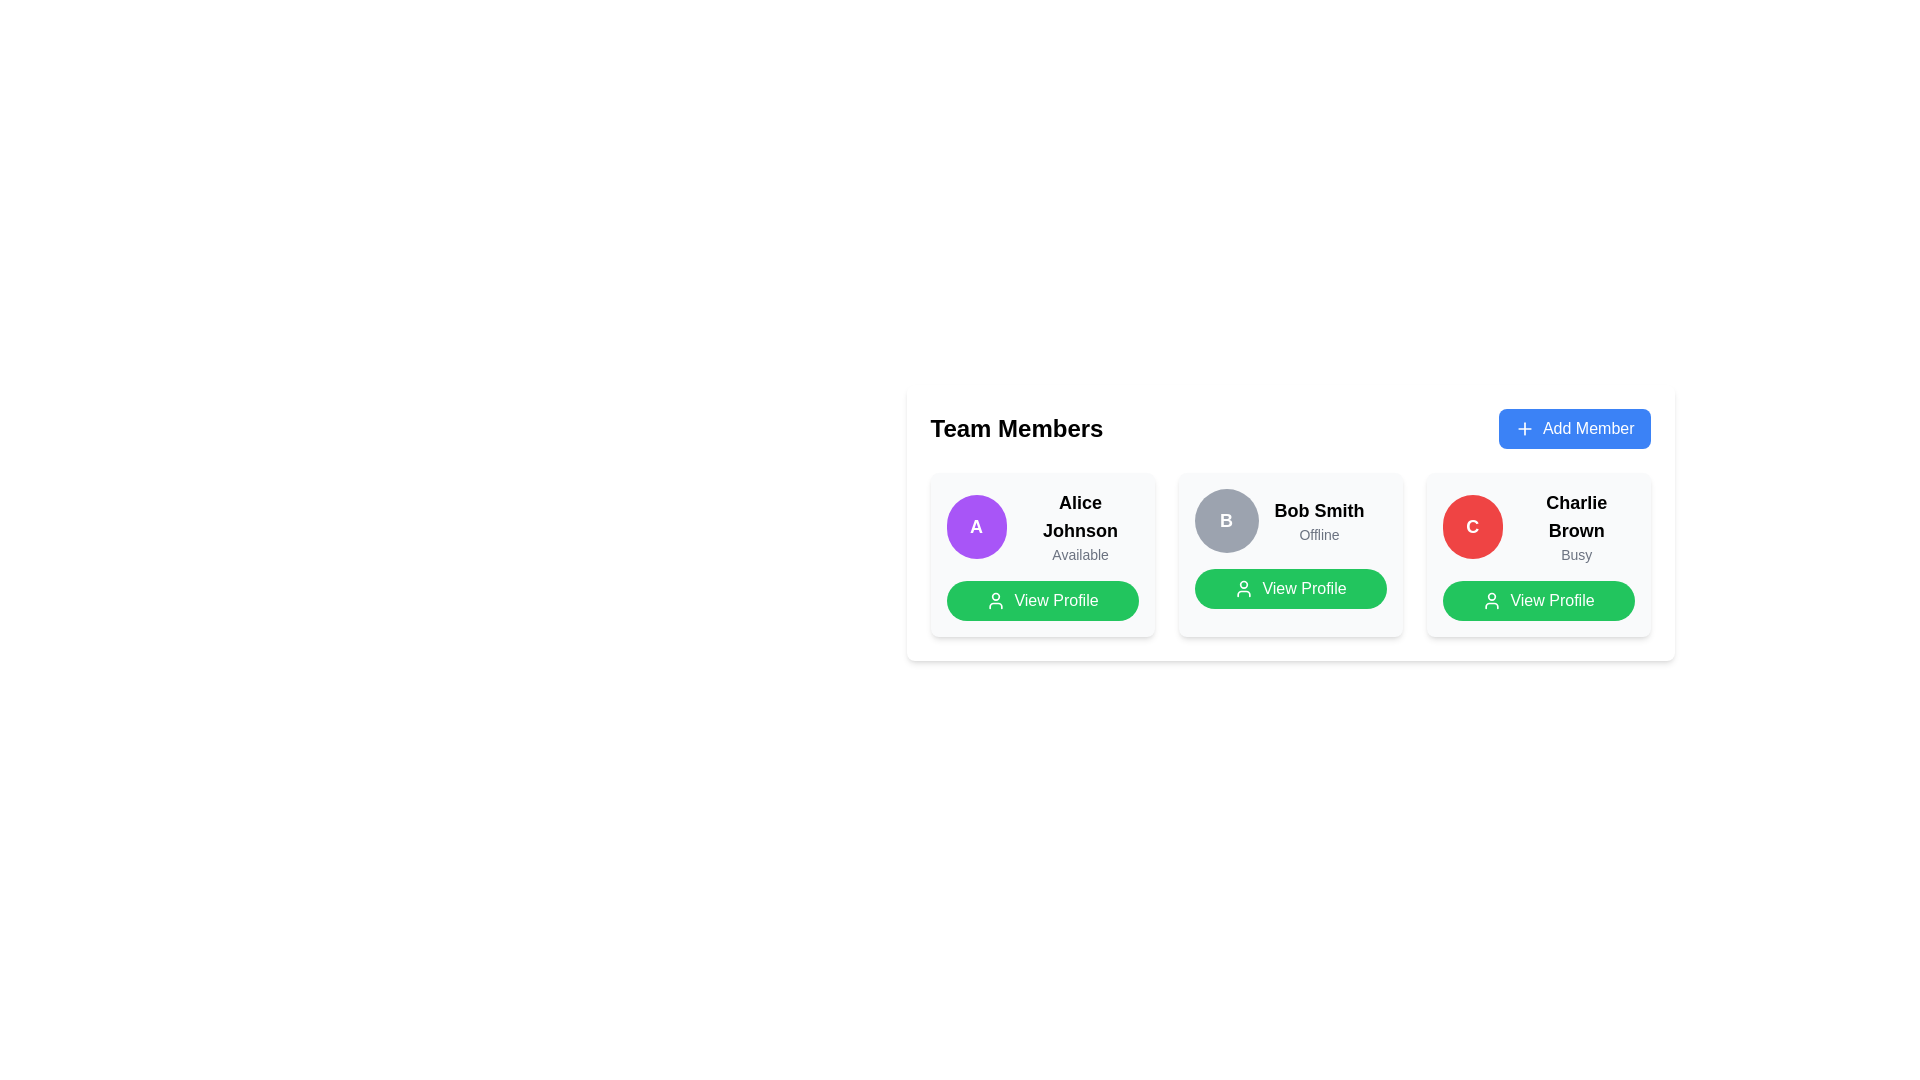  I want to click on the user icon graphic representing Charlie Brown's profile, which is located within the 'View Profile' button and aligned centrally to the left of the text, so click(1492, 600).